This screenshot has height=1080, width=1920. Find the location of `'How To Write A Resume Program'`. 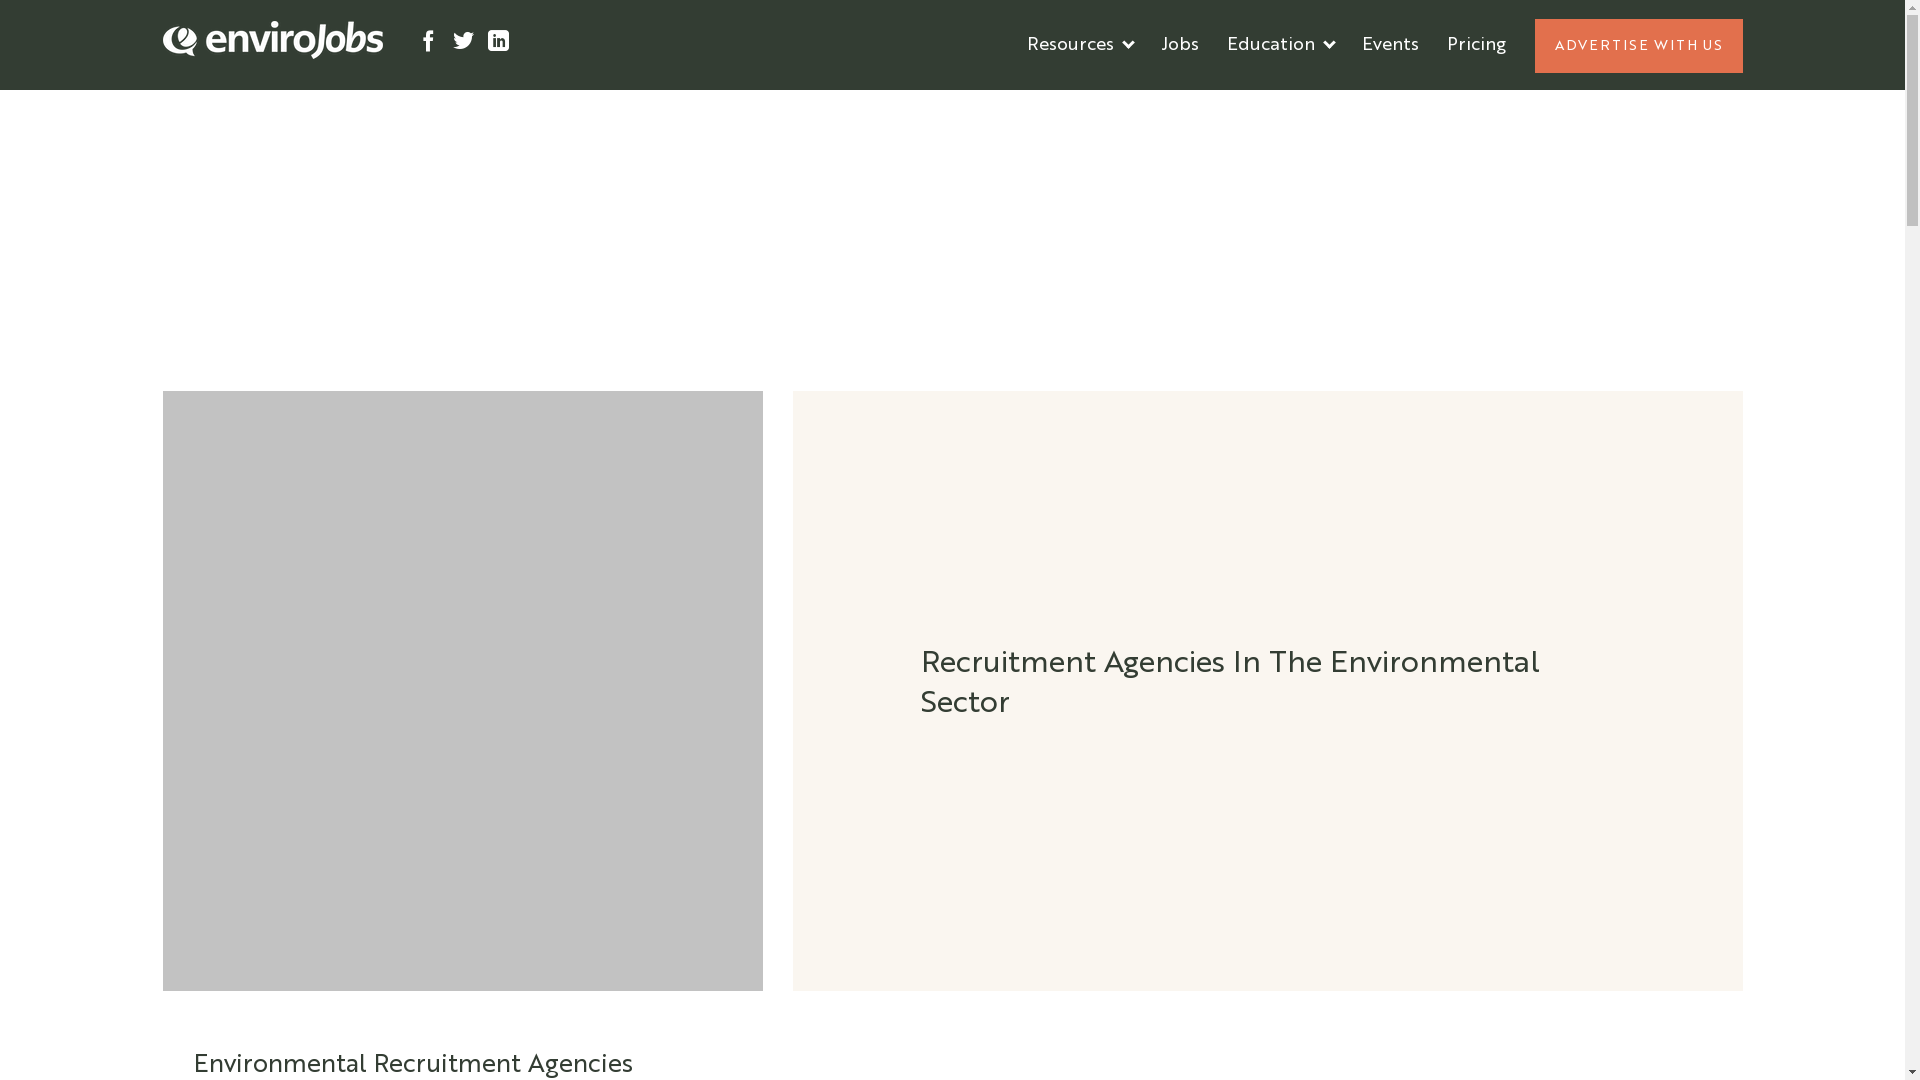

'How To Write A Resume Program' is located at coordinates (1170, 105).